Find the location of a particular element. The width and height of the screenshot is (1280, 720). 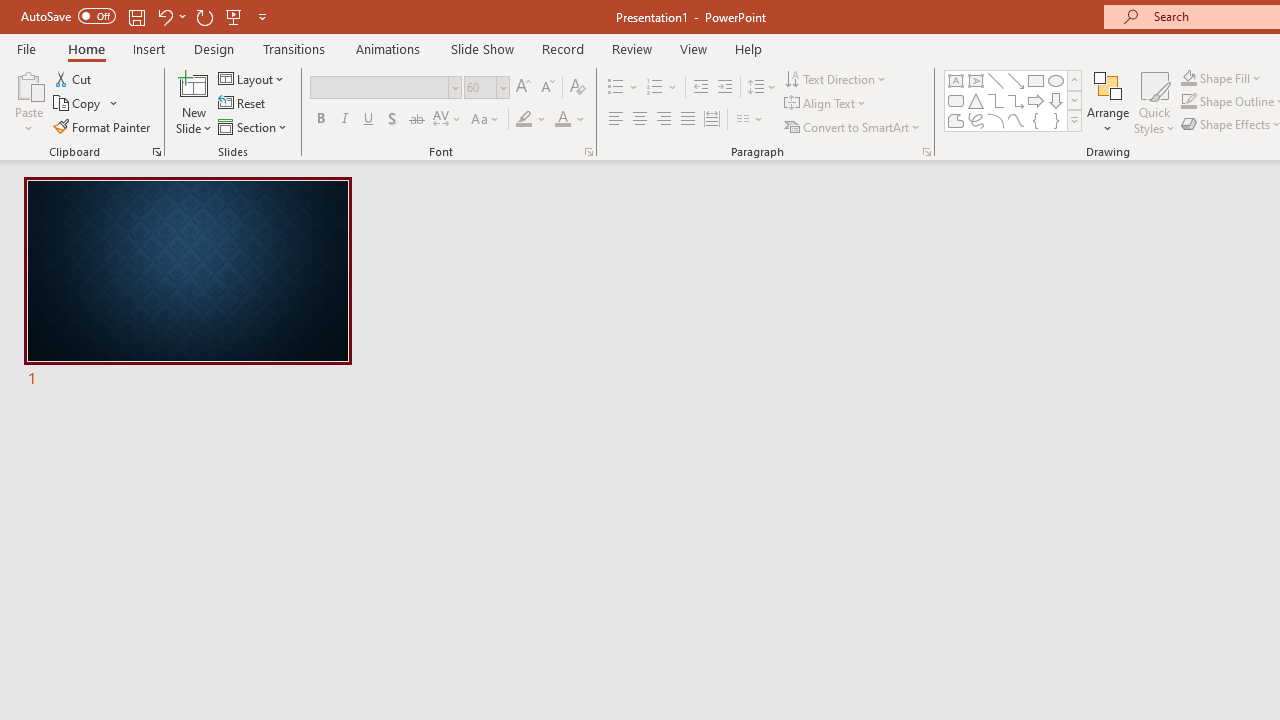

'Center' is located at coordinates (640, 119).